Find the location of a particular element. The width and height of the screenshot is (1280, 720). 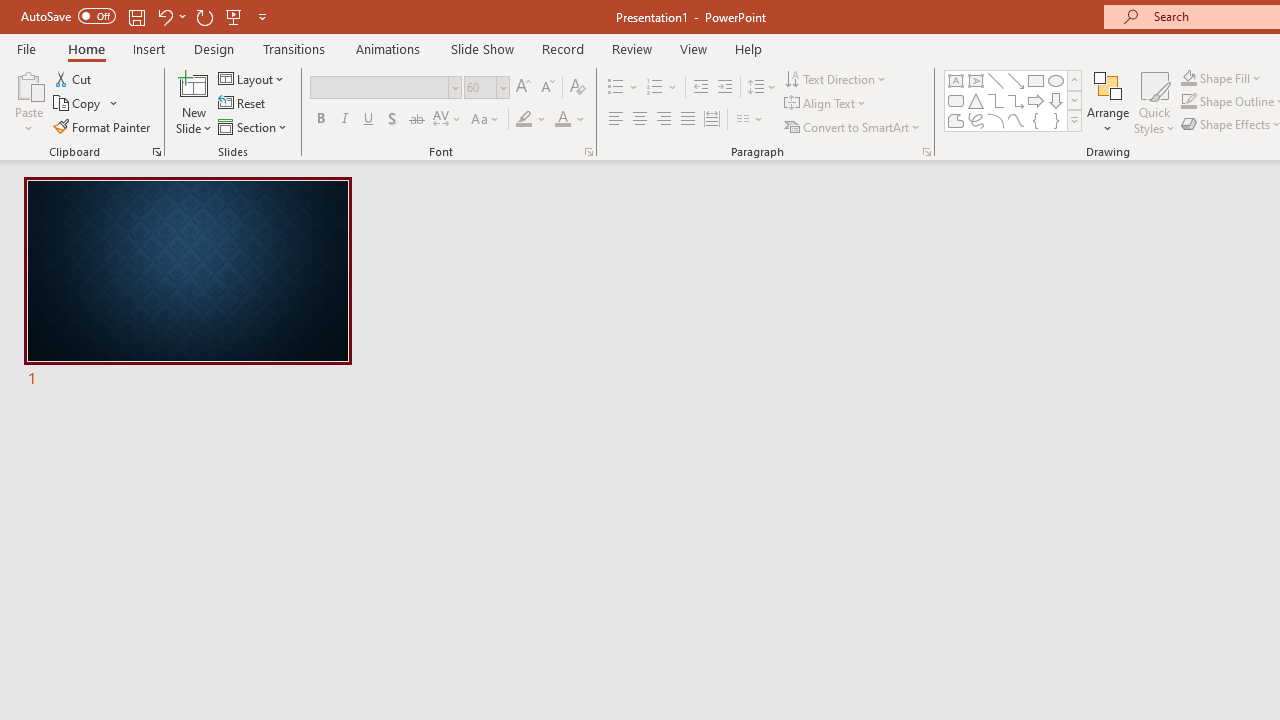

'Center' is located at coordinates (640, 119).